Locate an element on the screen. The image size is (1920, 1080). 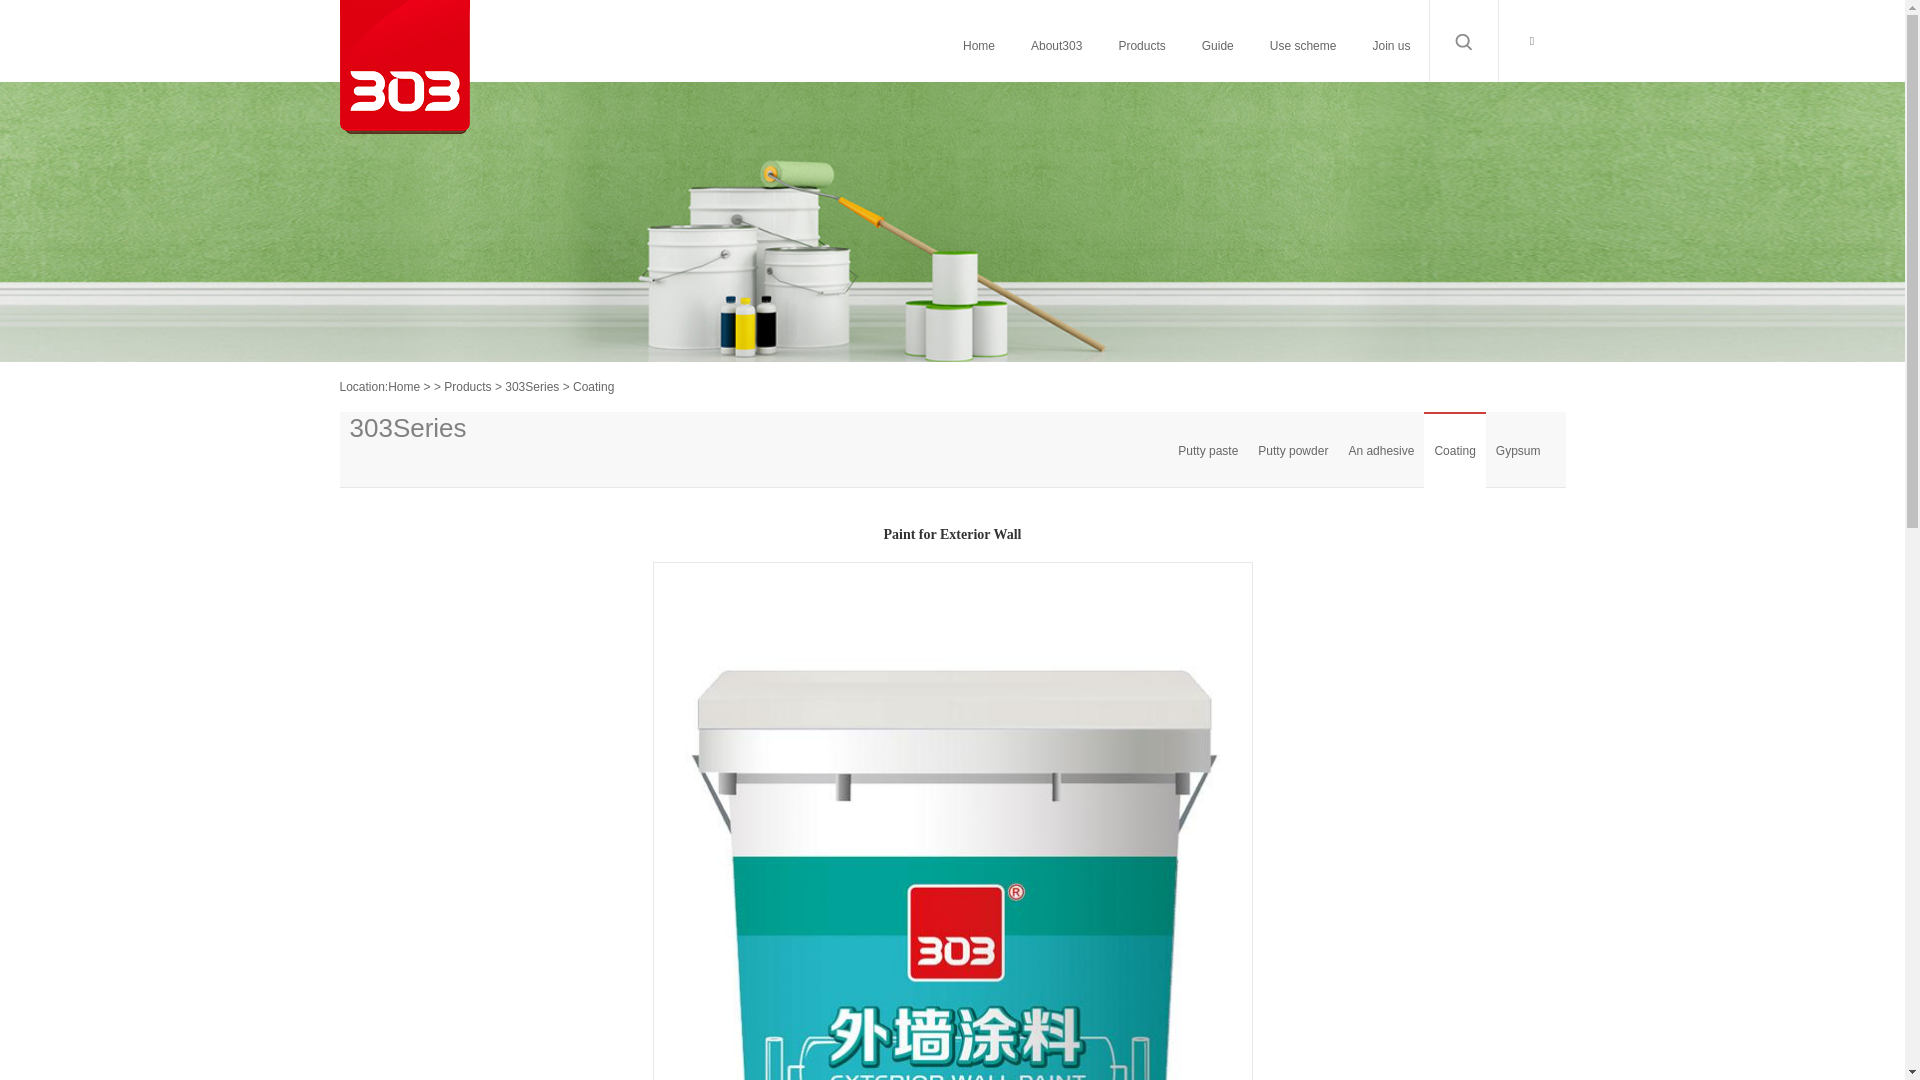
'Home' is located at coordinates (402, 386).